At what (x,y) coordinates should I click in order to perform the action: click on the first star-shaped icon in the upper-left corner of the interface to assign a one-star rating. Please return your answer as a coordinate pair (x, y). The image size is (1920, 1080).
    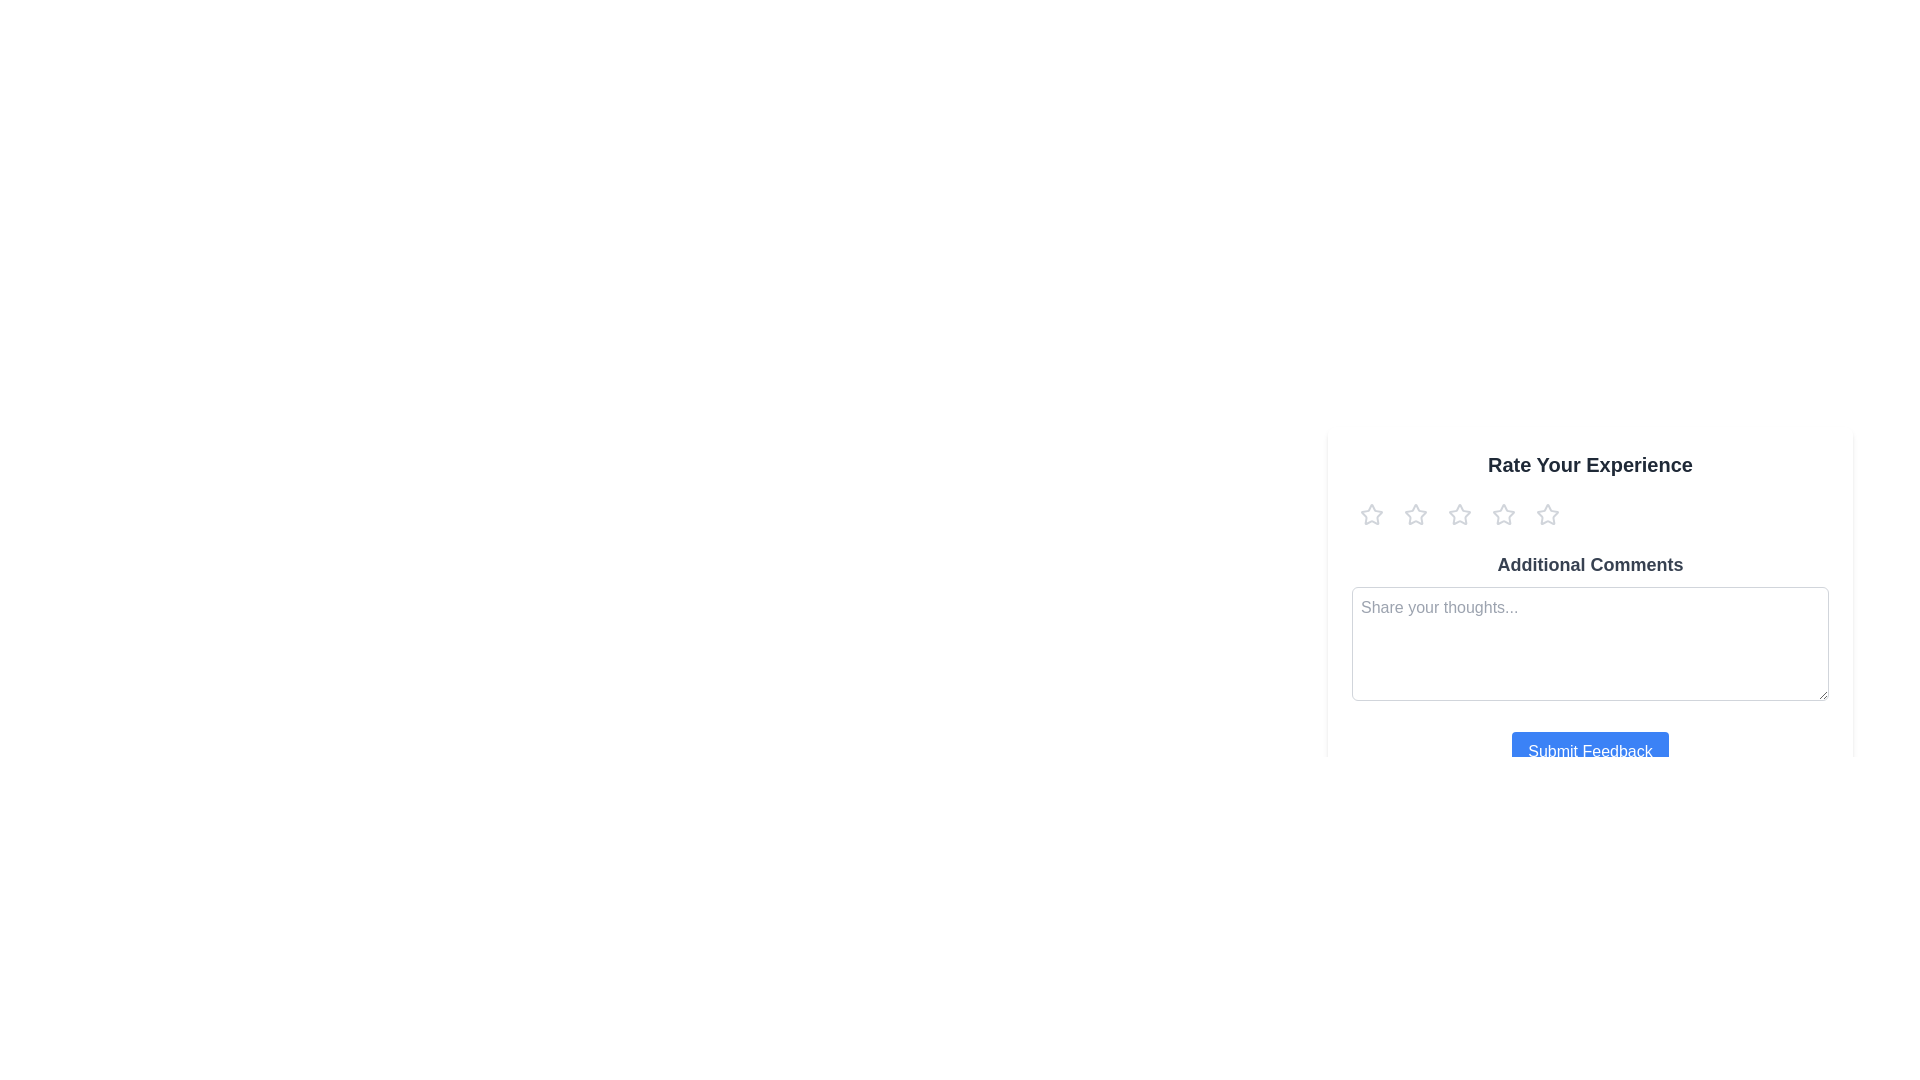
    Looking at the image, I should click on (1371, 514).